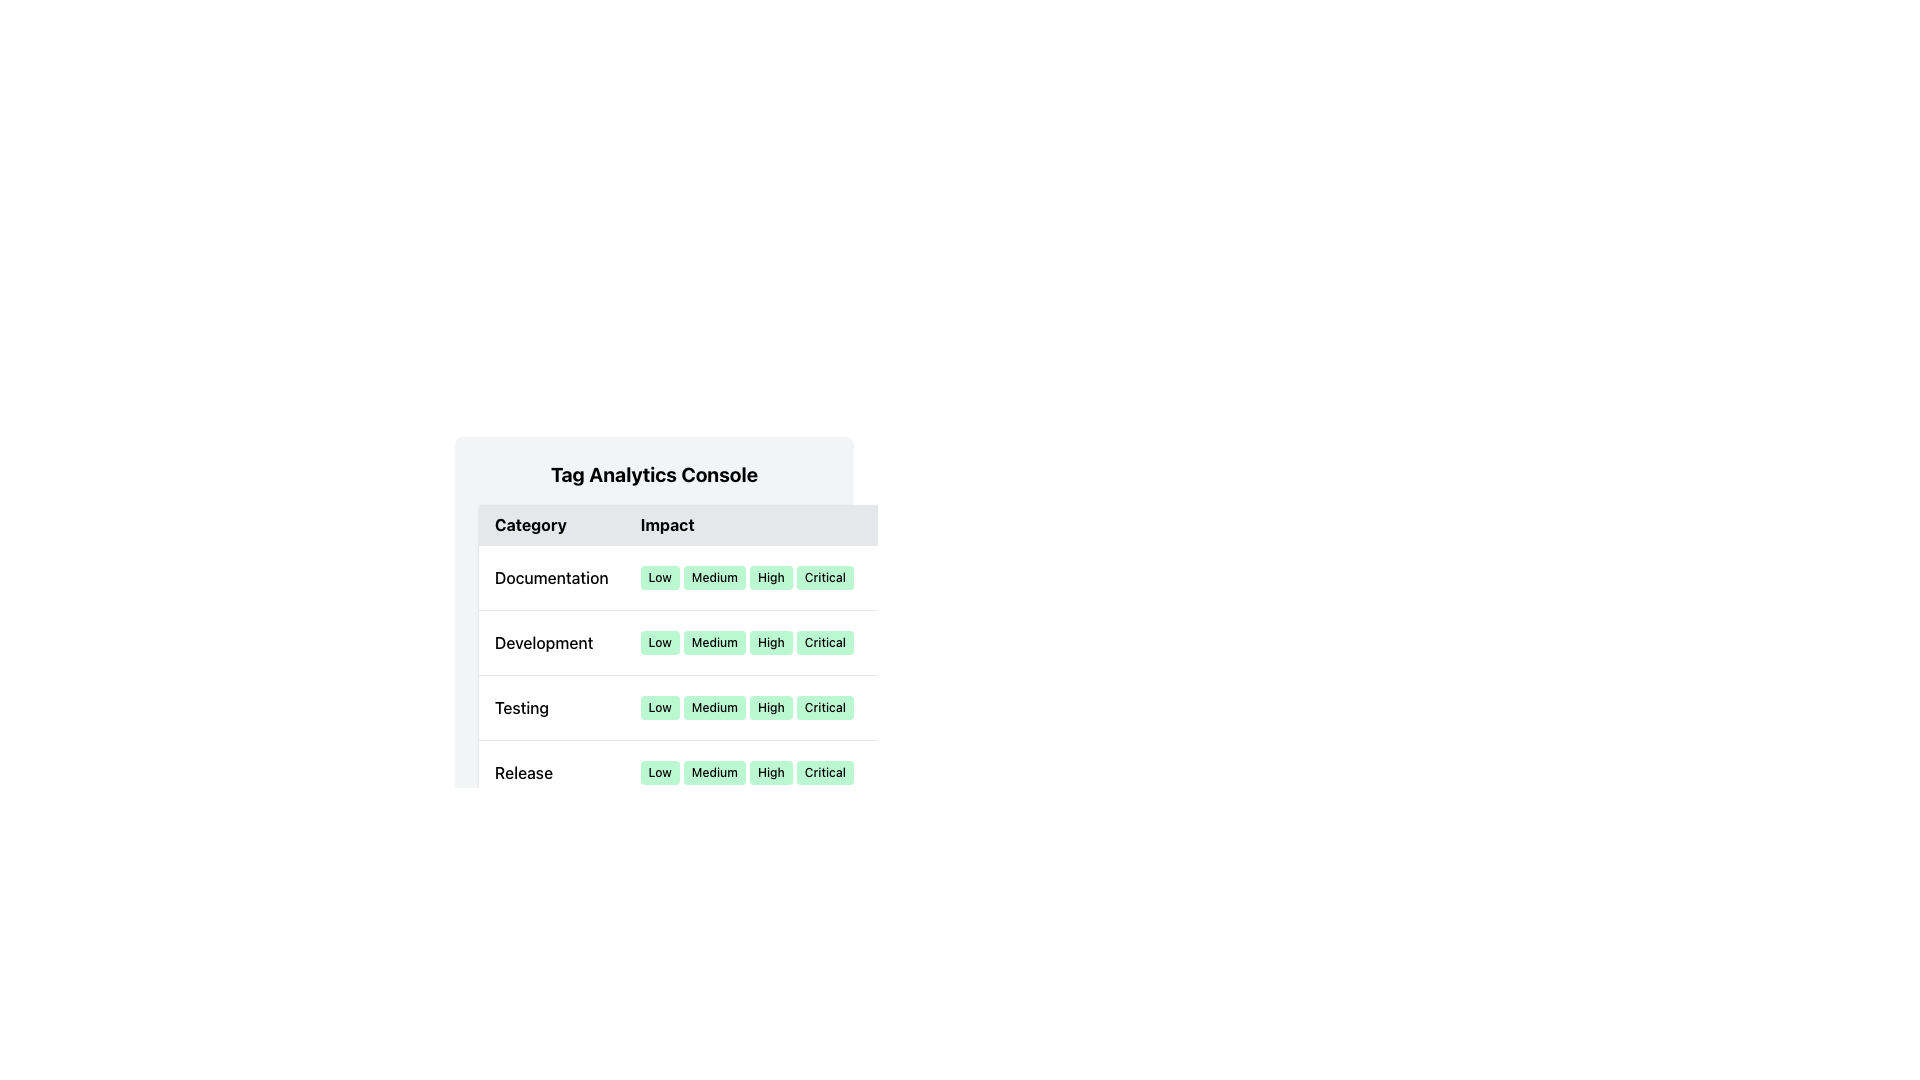 This screenshot has width=1920, height=1080. What do you see at coordinates (825, 771) in the screenshot?
I see `the button-like label with a green background and the text 'Critical' in the Impact section of the Release row` at bounding box center [825, 771].